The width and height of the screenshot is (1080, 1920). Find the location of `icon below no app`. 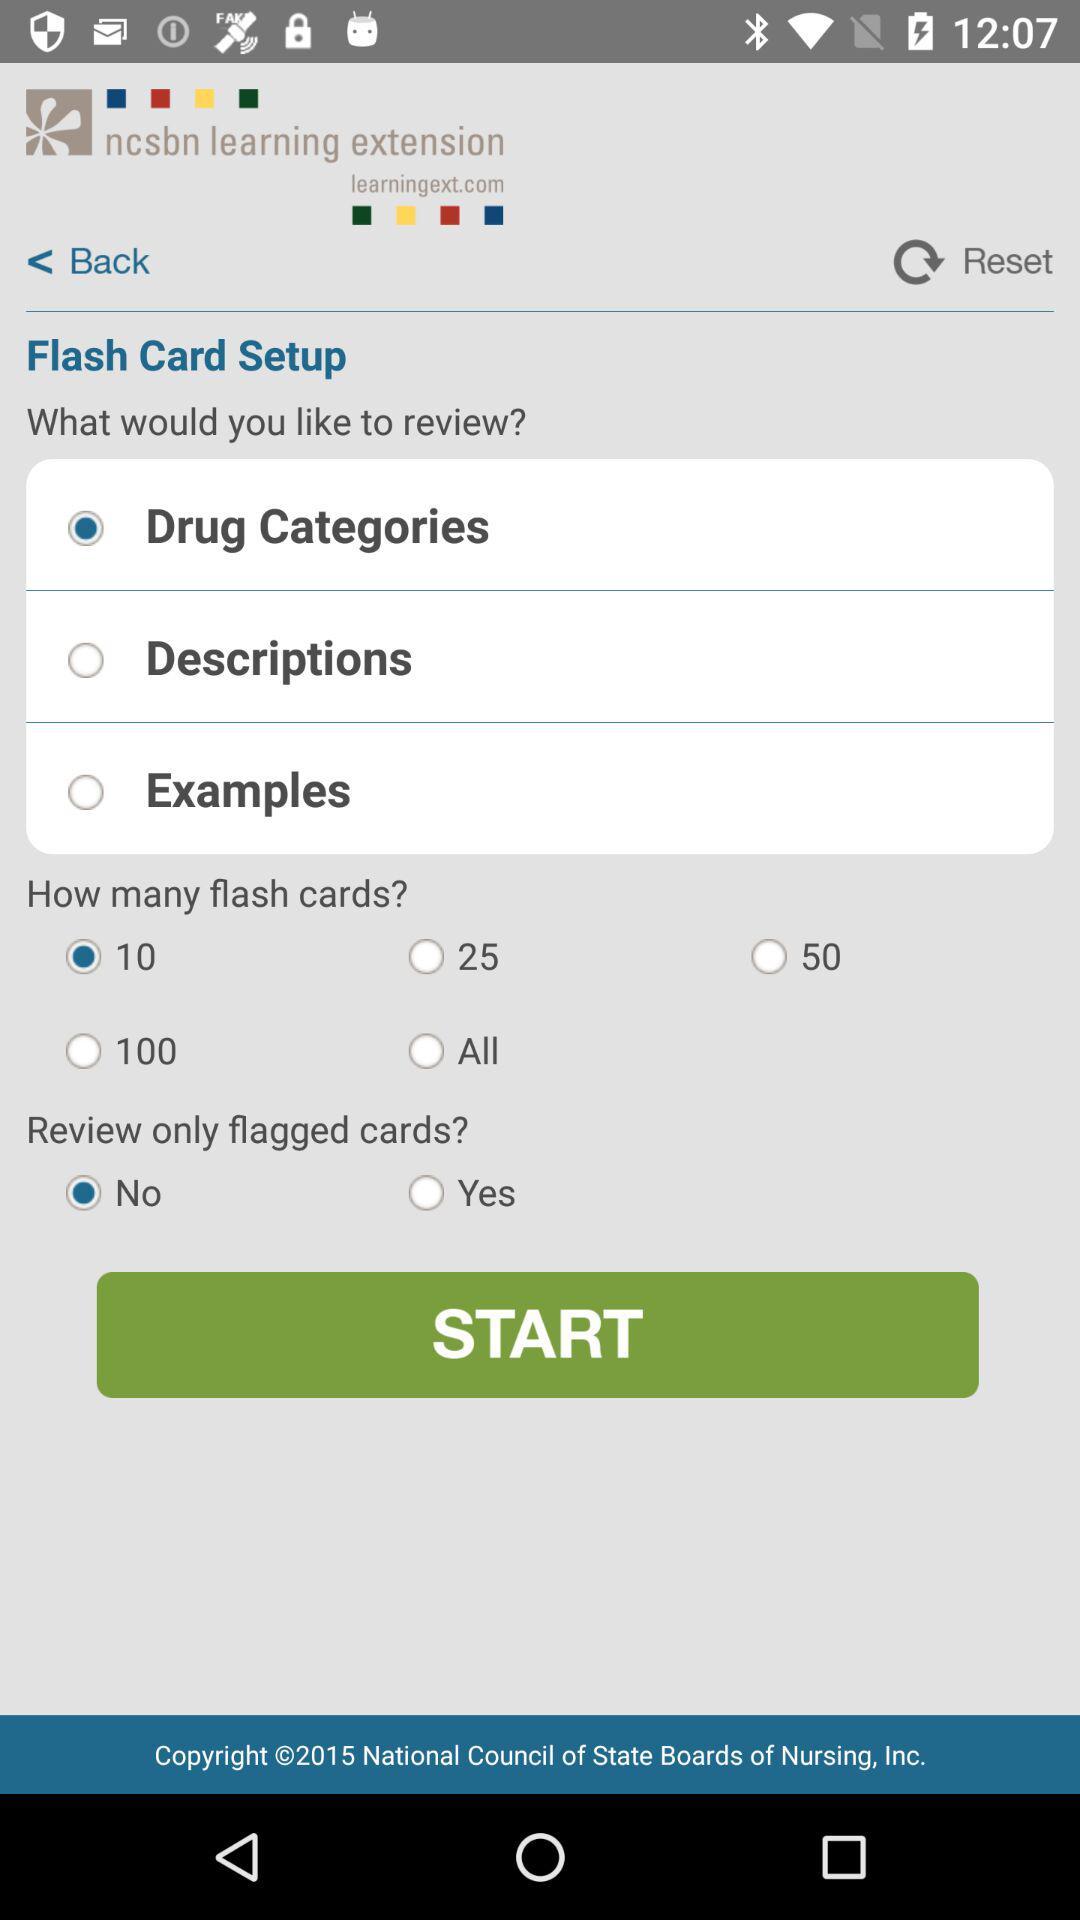

icon below no app is located at coordinates (536, 1334).